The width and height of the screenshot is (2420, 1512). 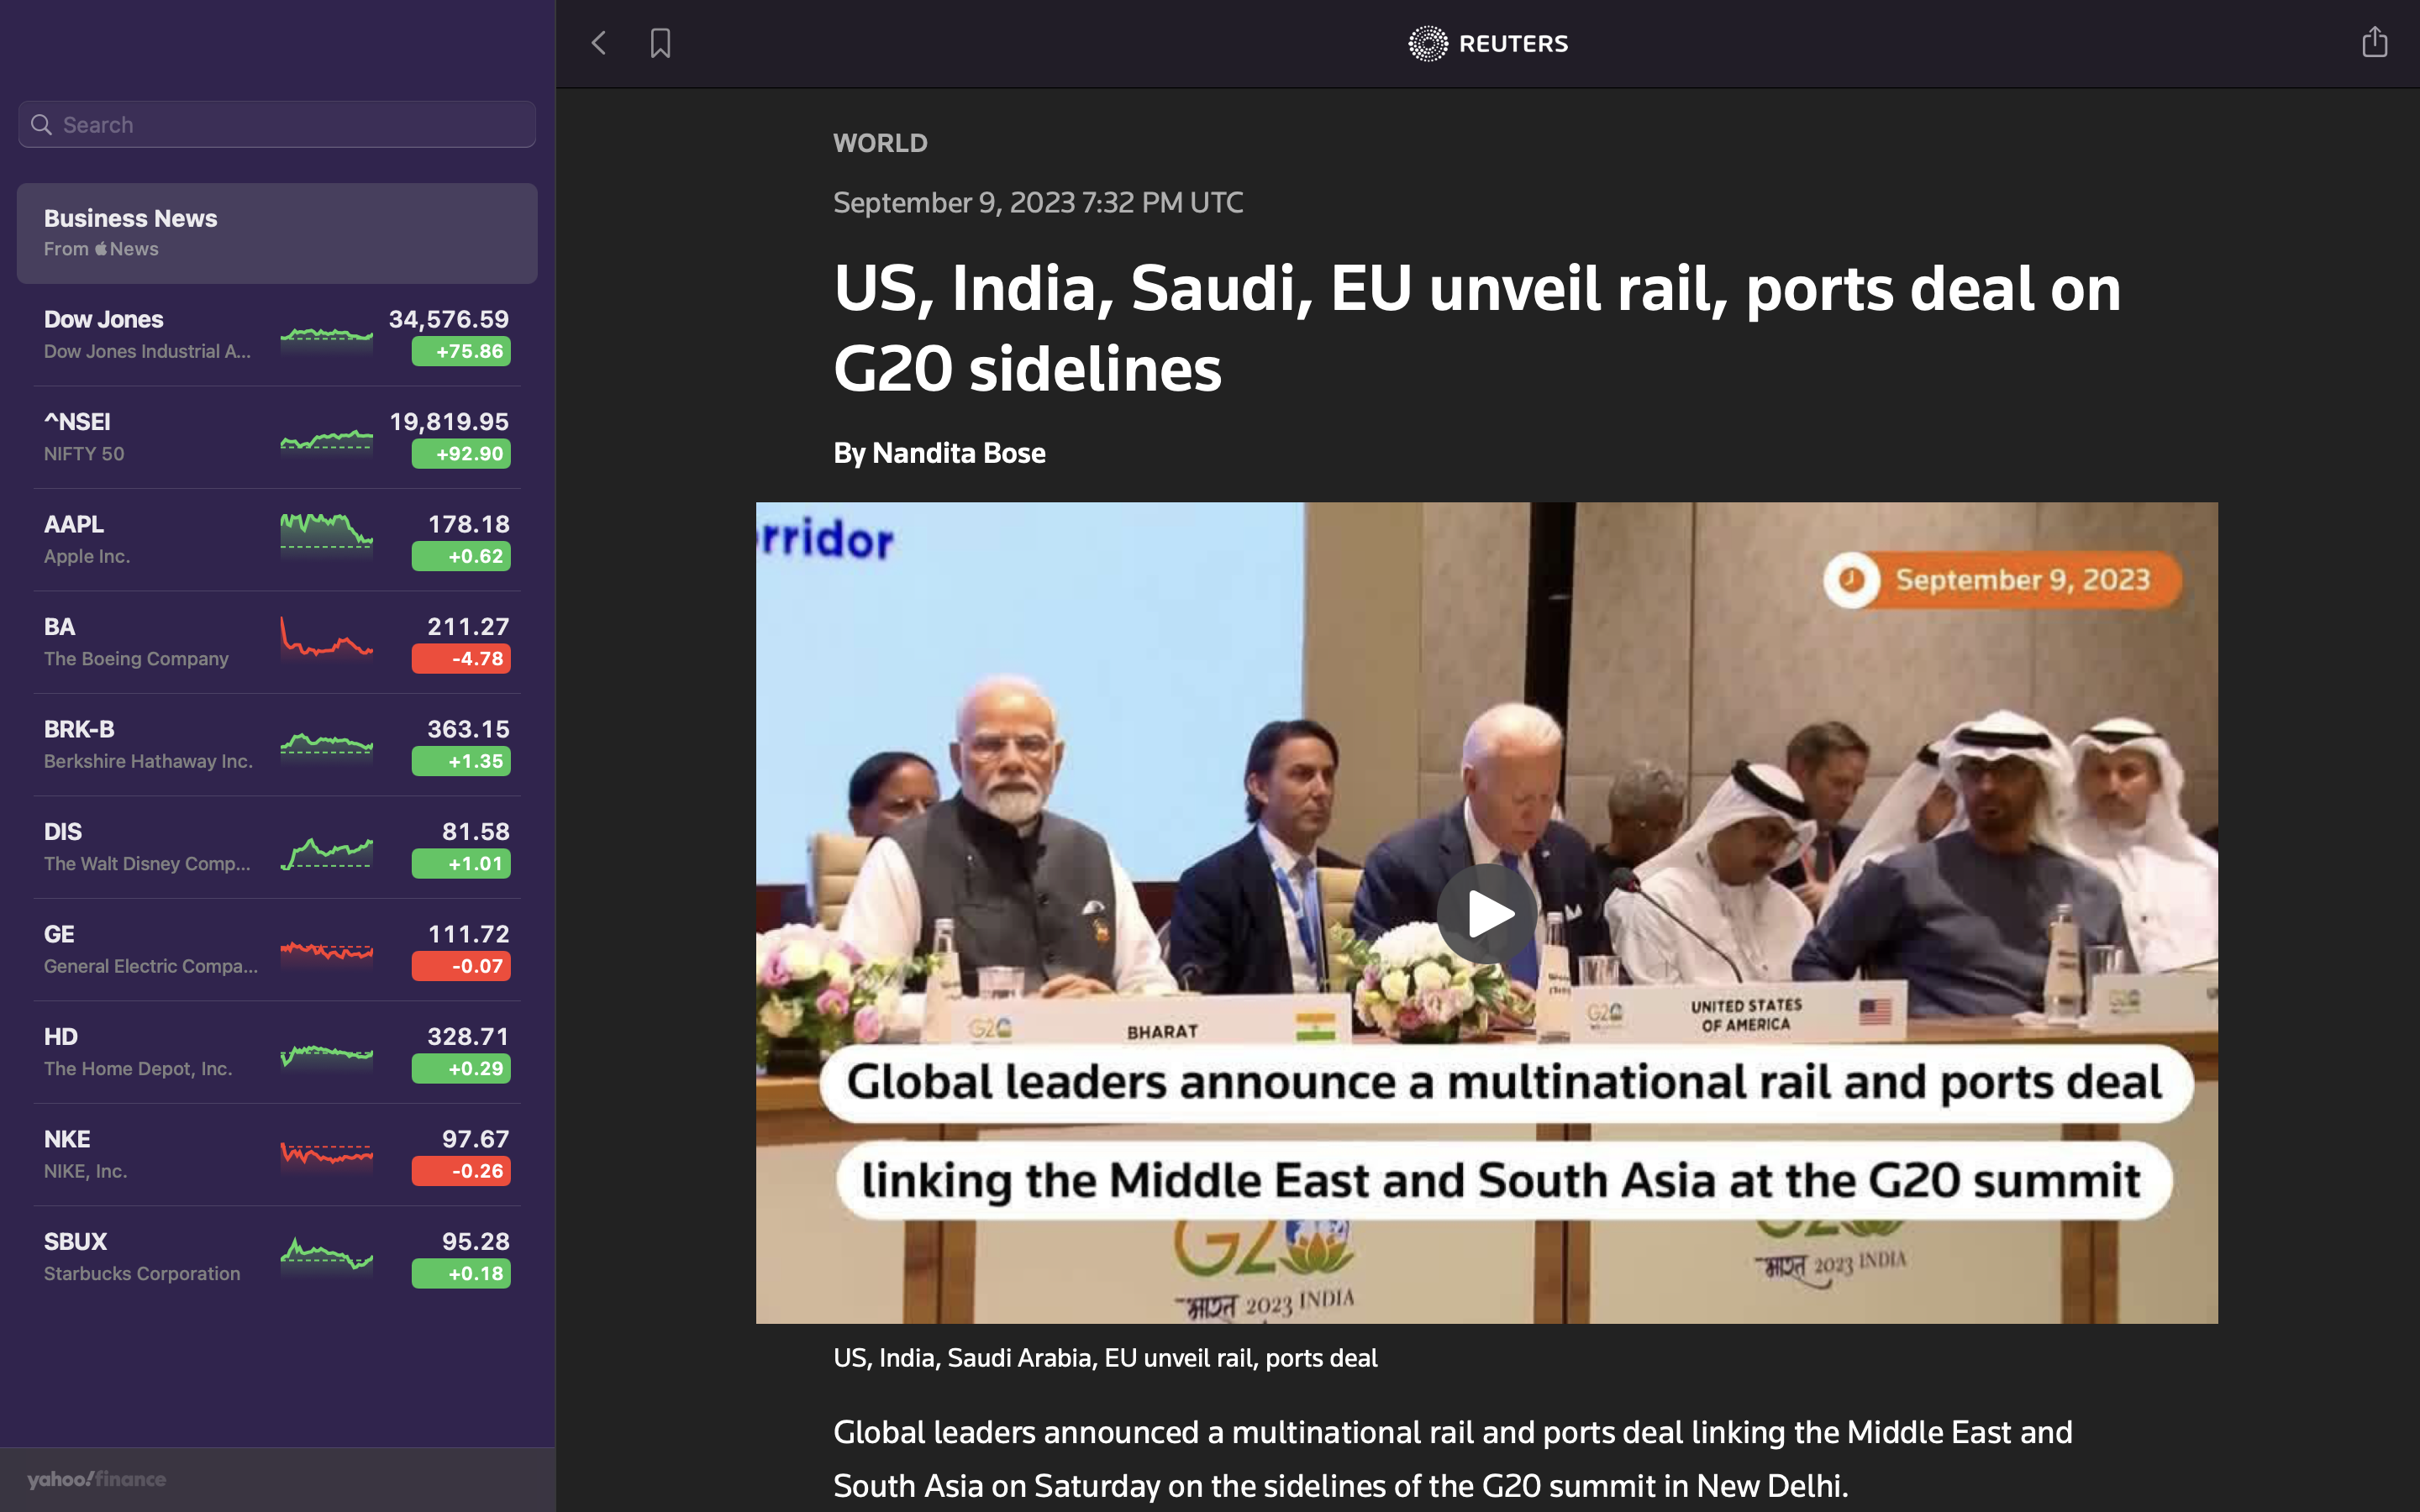 What do you see at coordinates (278, 127) in the screenshot?
I see `Search for the recent updates on General Electric` at bounding box center [278, 127].